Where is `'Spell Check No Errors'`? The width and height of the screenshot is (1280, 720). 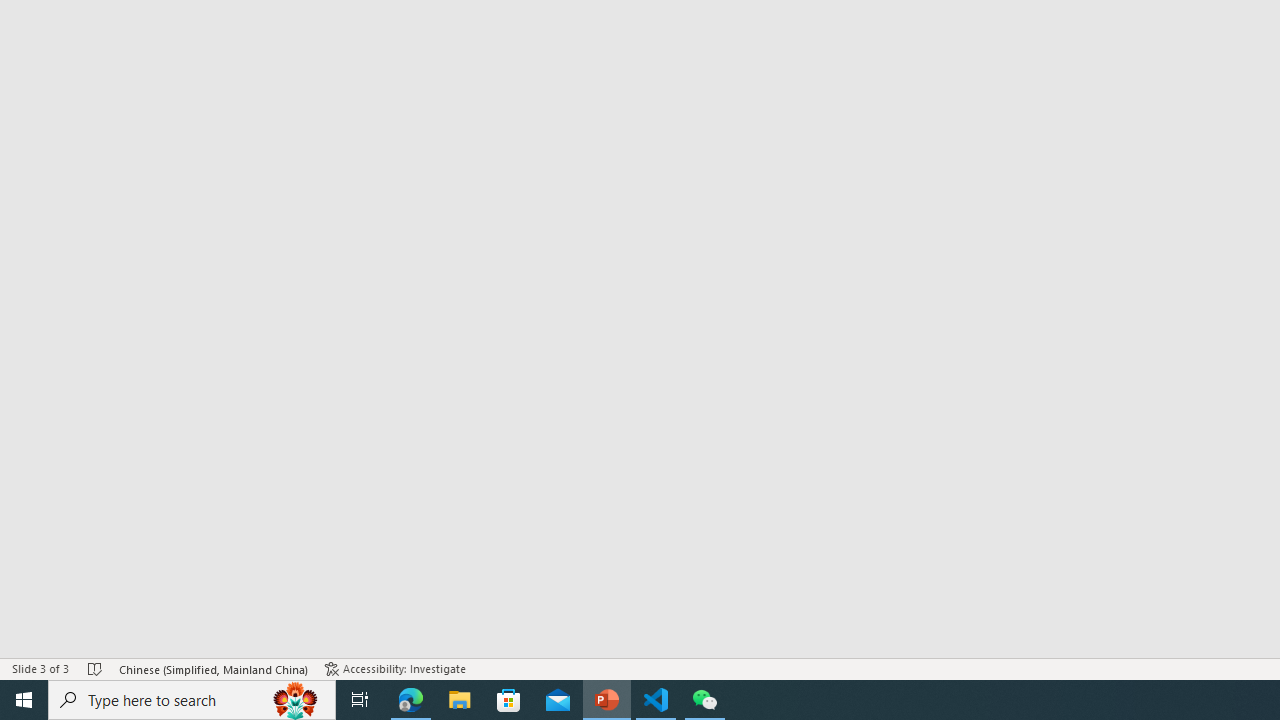 'Spell Check No Errors' is located at coordinates (95, 669).